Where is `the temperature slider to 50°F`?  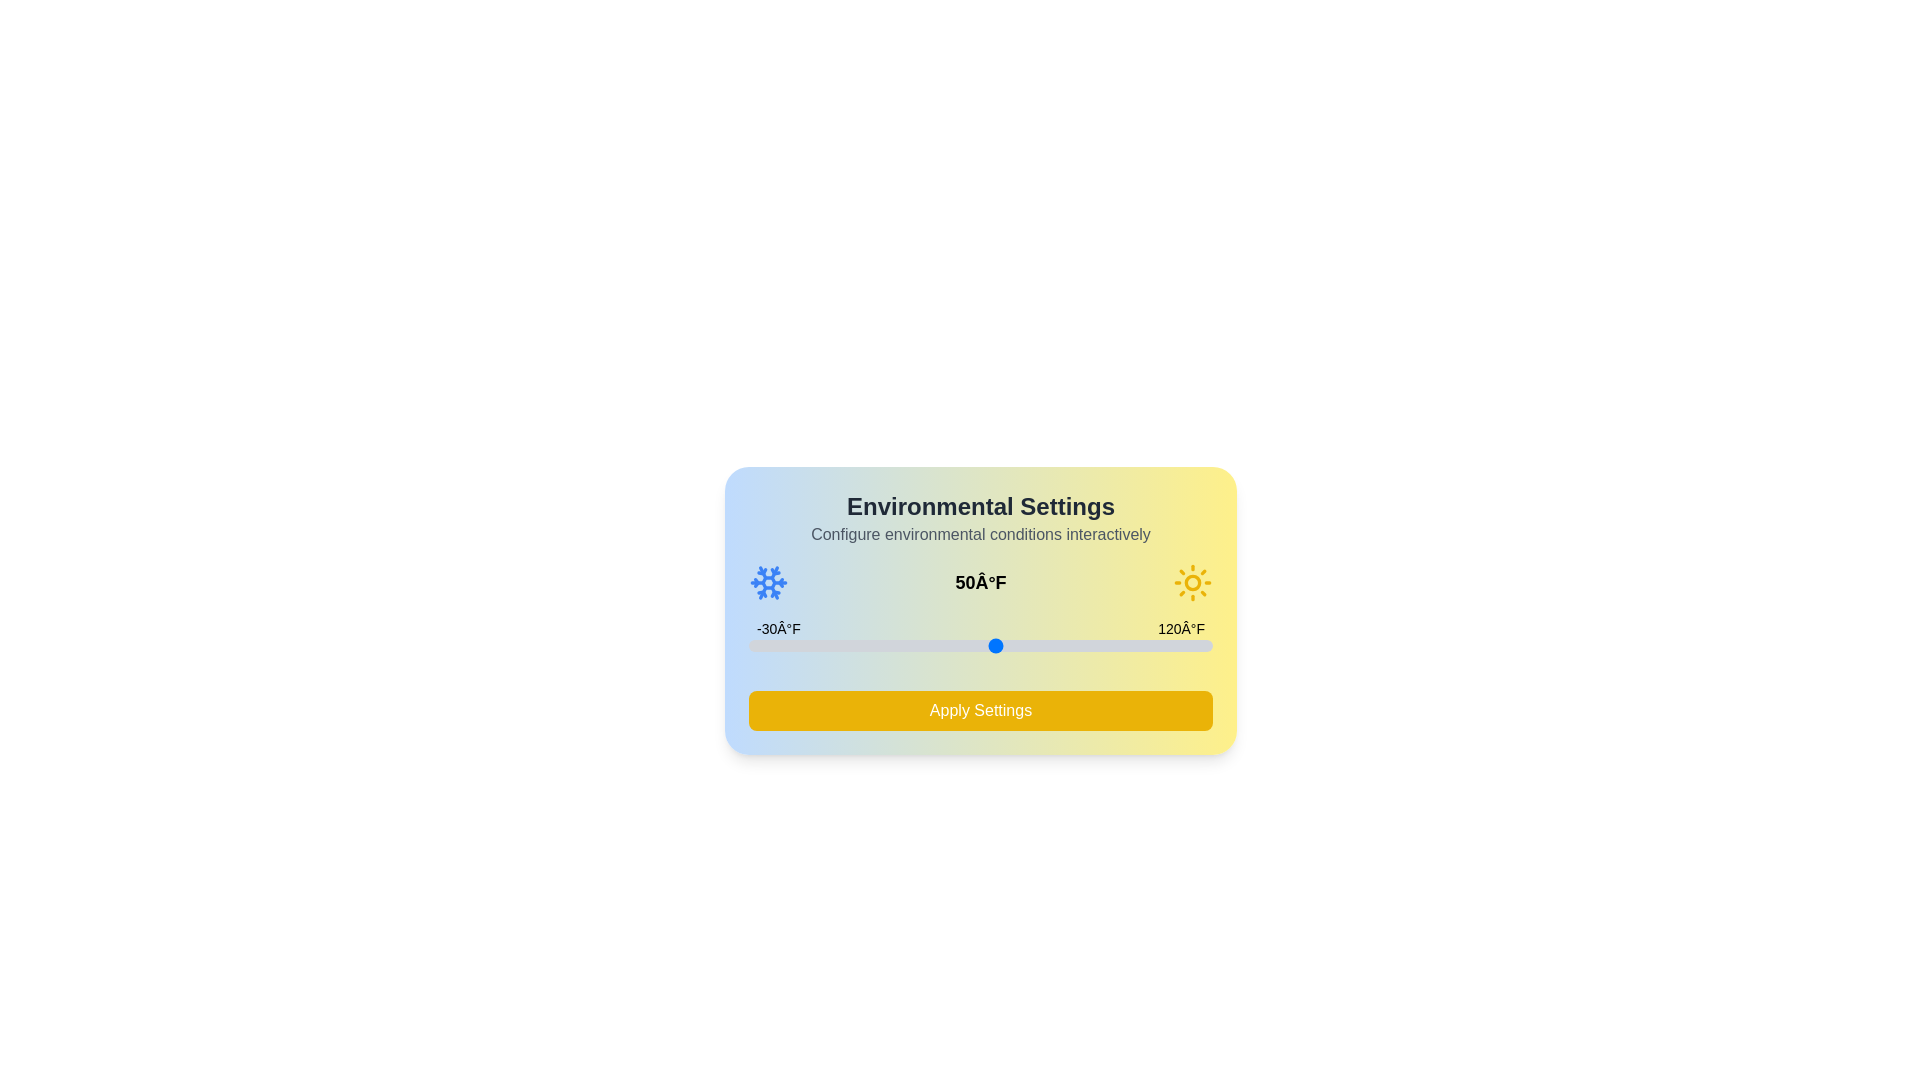
the temperature slider to 50°F is located at coordinates (996, 645).